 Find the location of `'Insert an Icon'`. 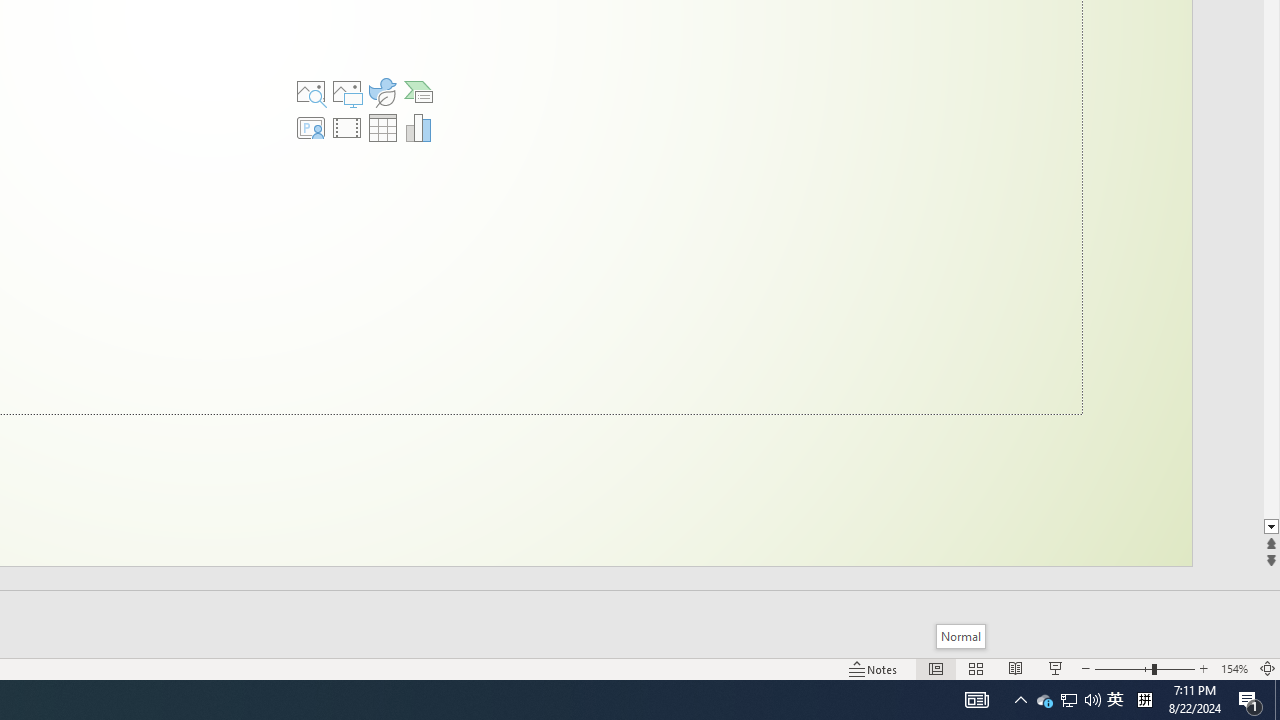

'Insert an Icon' is located at coordinates (383, 92).